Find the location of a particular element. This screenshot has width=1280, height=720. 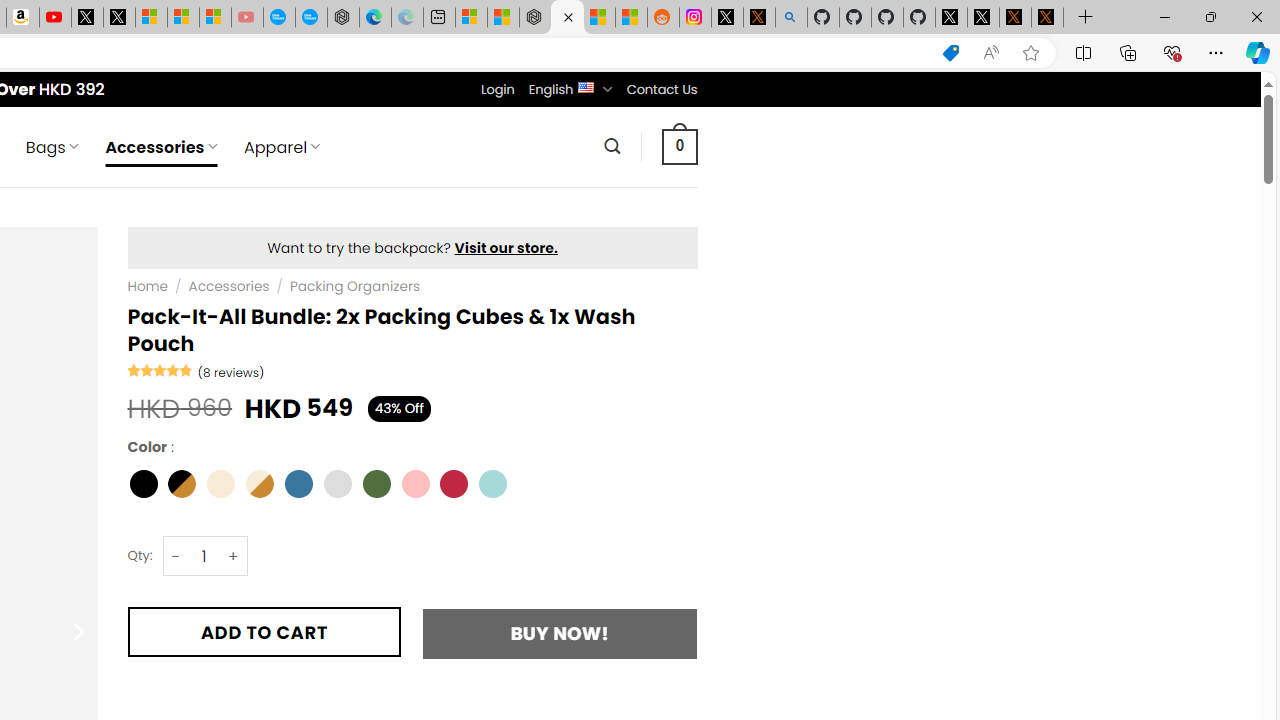

'Login' is located at coordinates (497, 88).